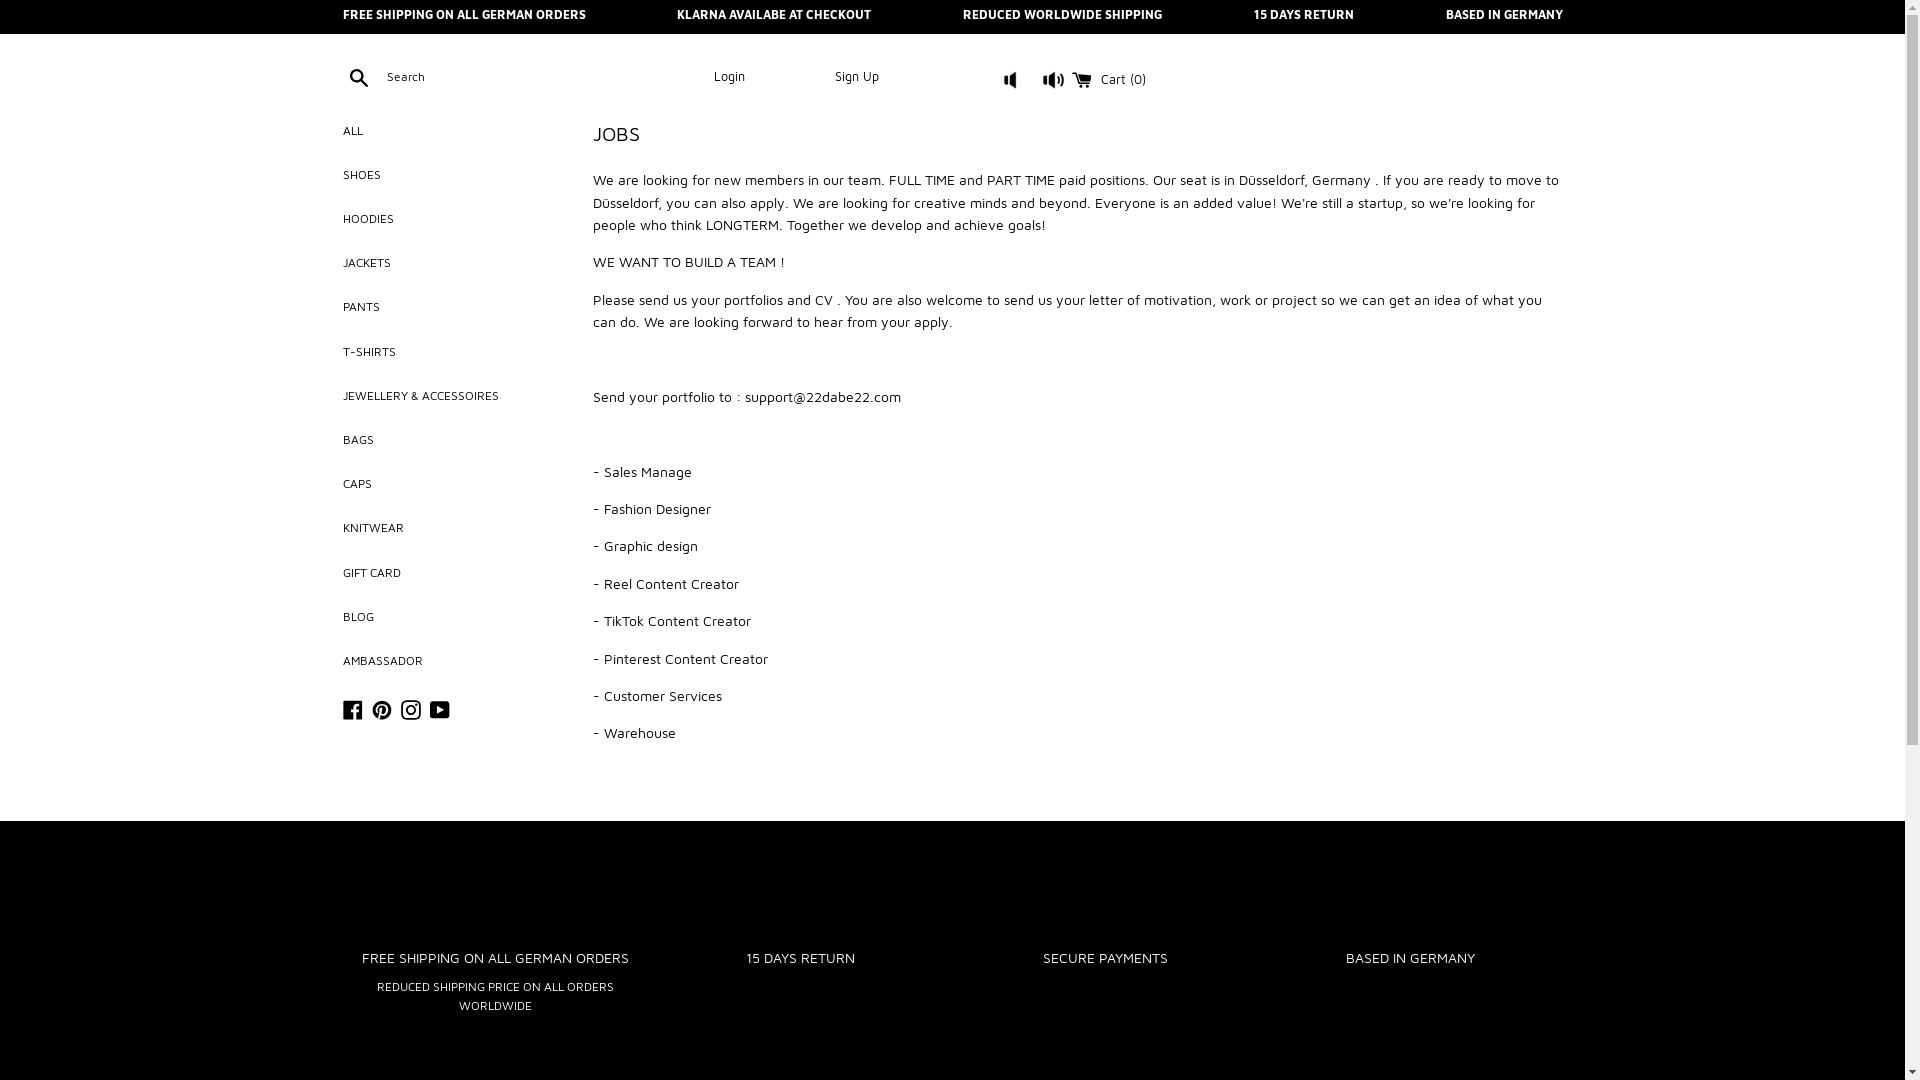  I want to click on 'JEWELLERY & ACCESSOIRES', so click(450, 395).